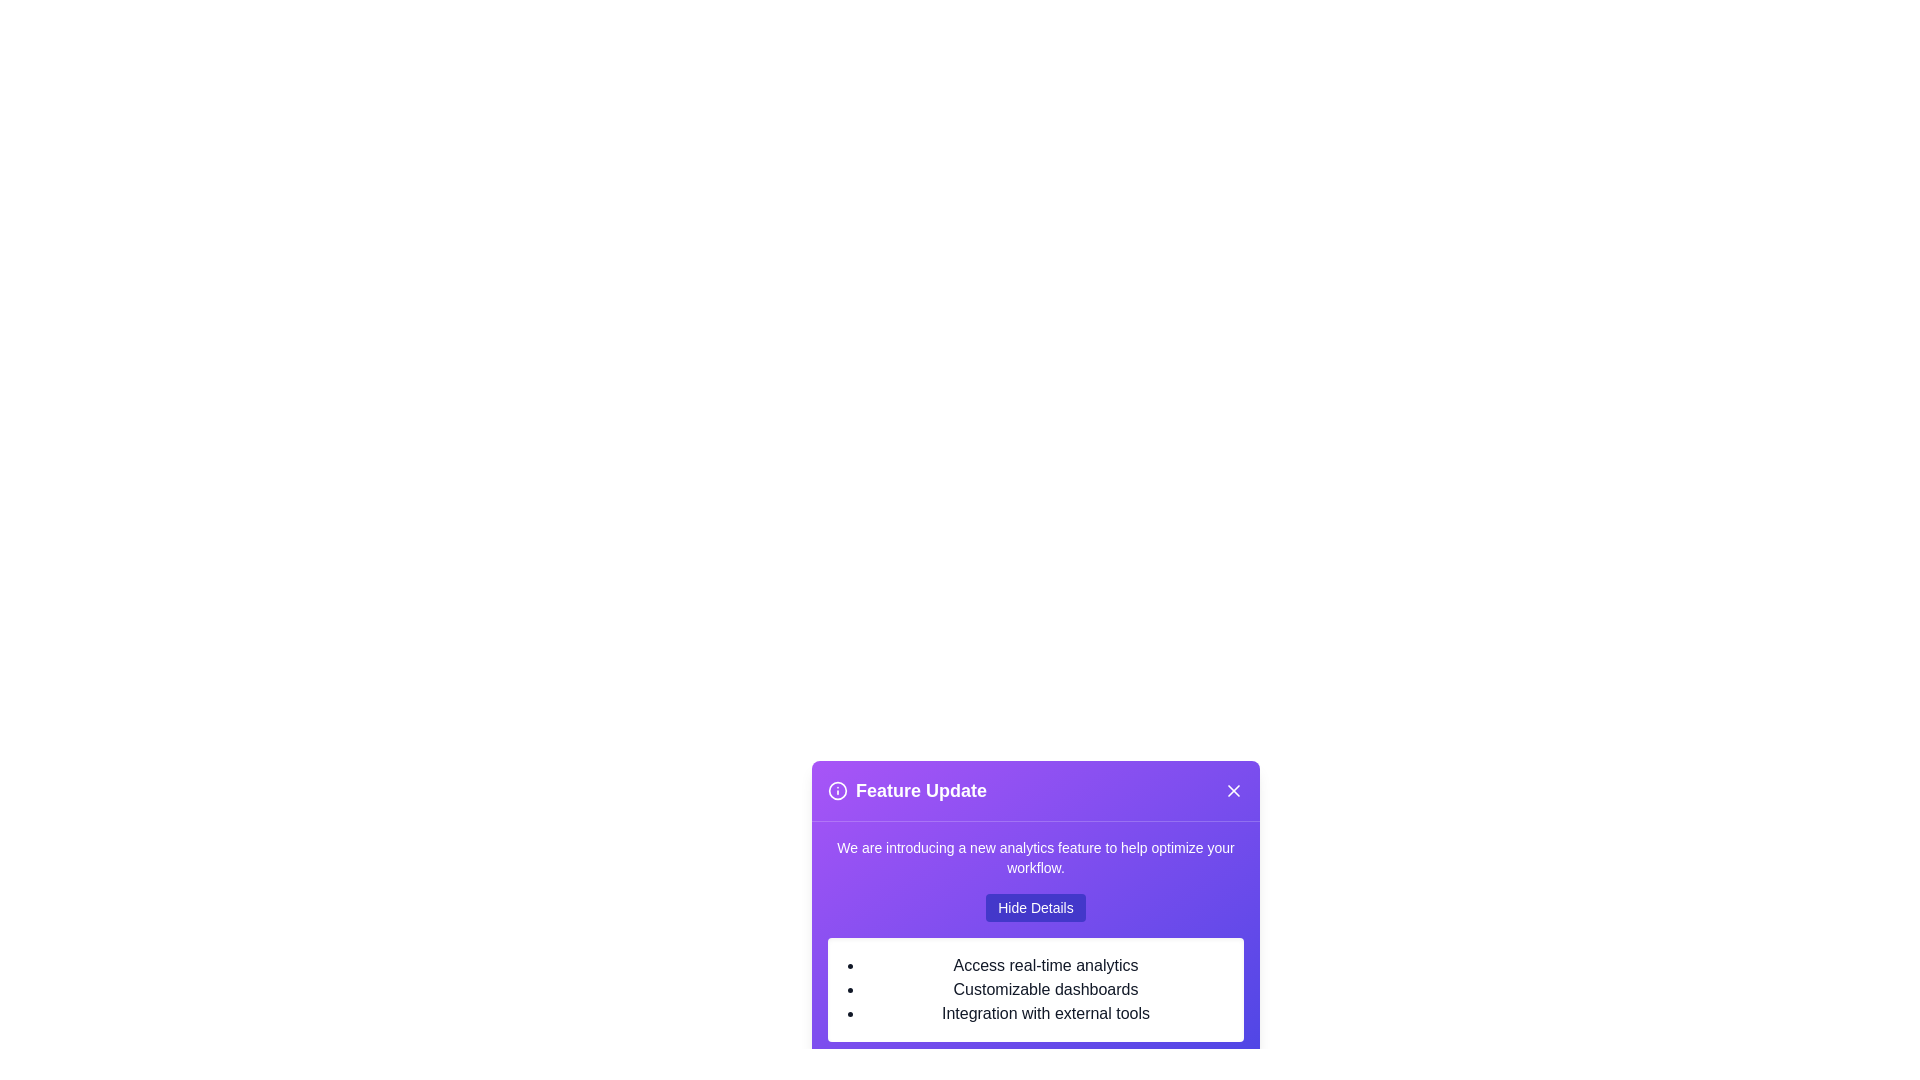 This screenshot has width=1920, height=1080. I want to click on 'Hide Details' button to toggle the visibility of the details section, so click(1036, 907).